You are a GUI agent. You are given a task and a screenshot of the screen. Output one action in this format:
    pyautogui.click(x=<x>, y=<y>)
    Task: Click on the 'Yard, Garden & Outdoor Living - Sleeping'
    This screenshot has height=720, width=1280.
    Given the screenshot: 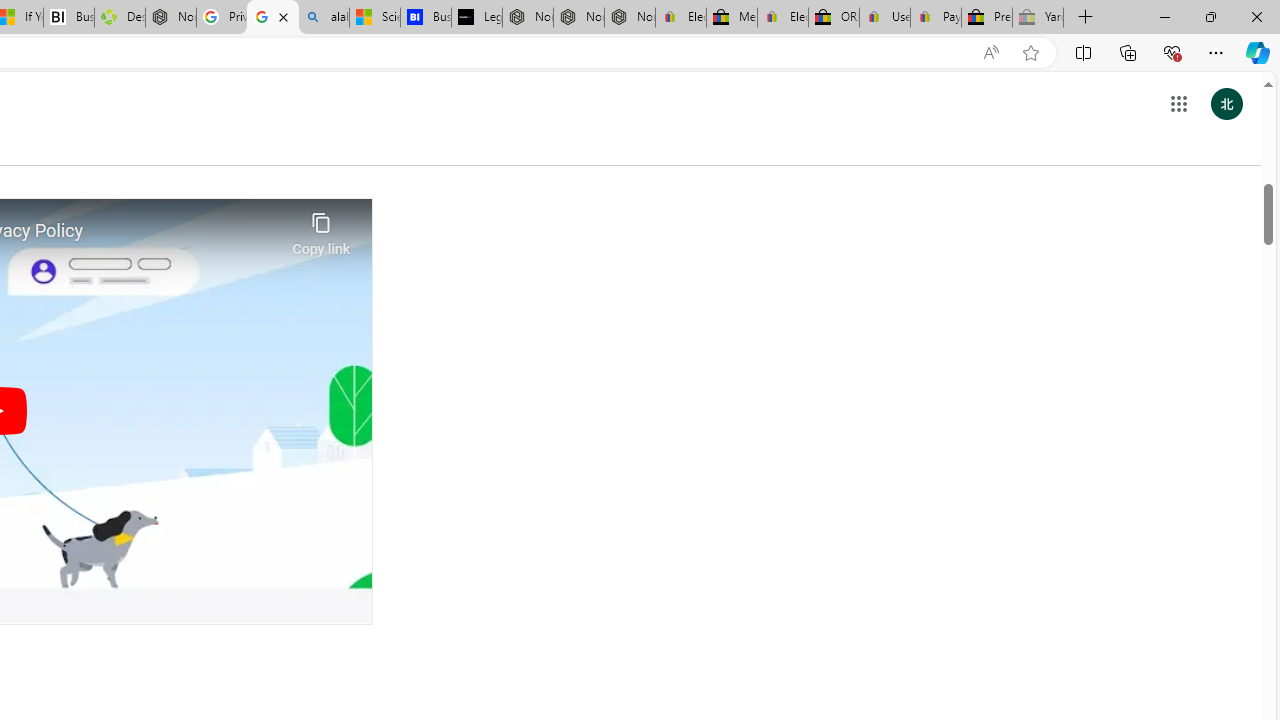 What is the action you would take?
    pyautogui.click(x=1038, y=17)
    